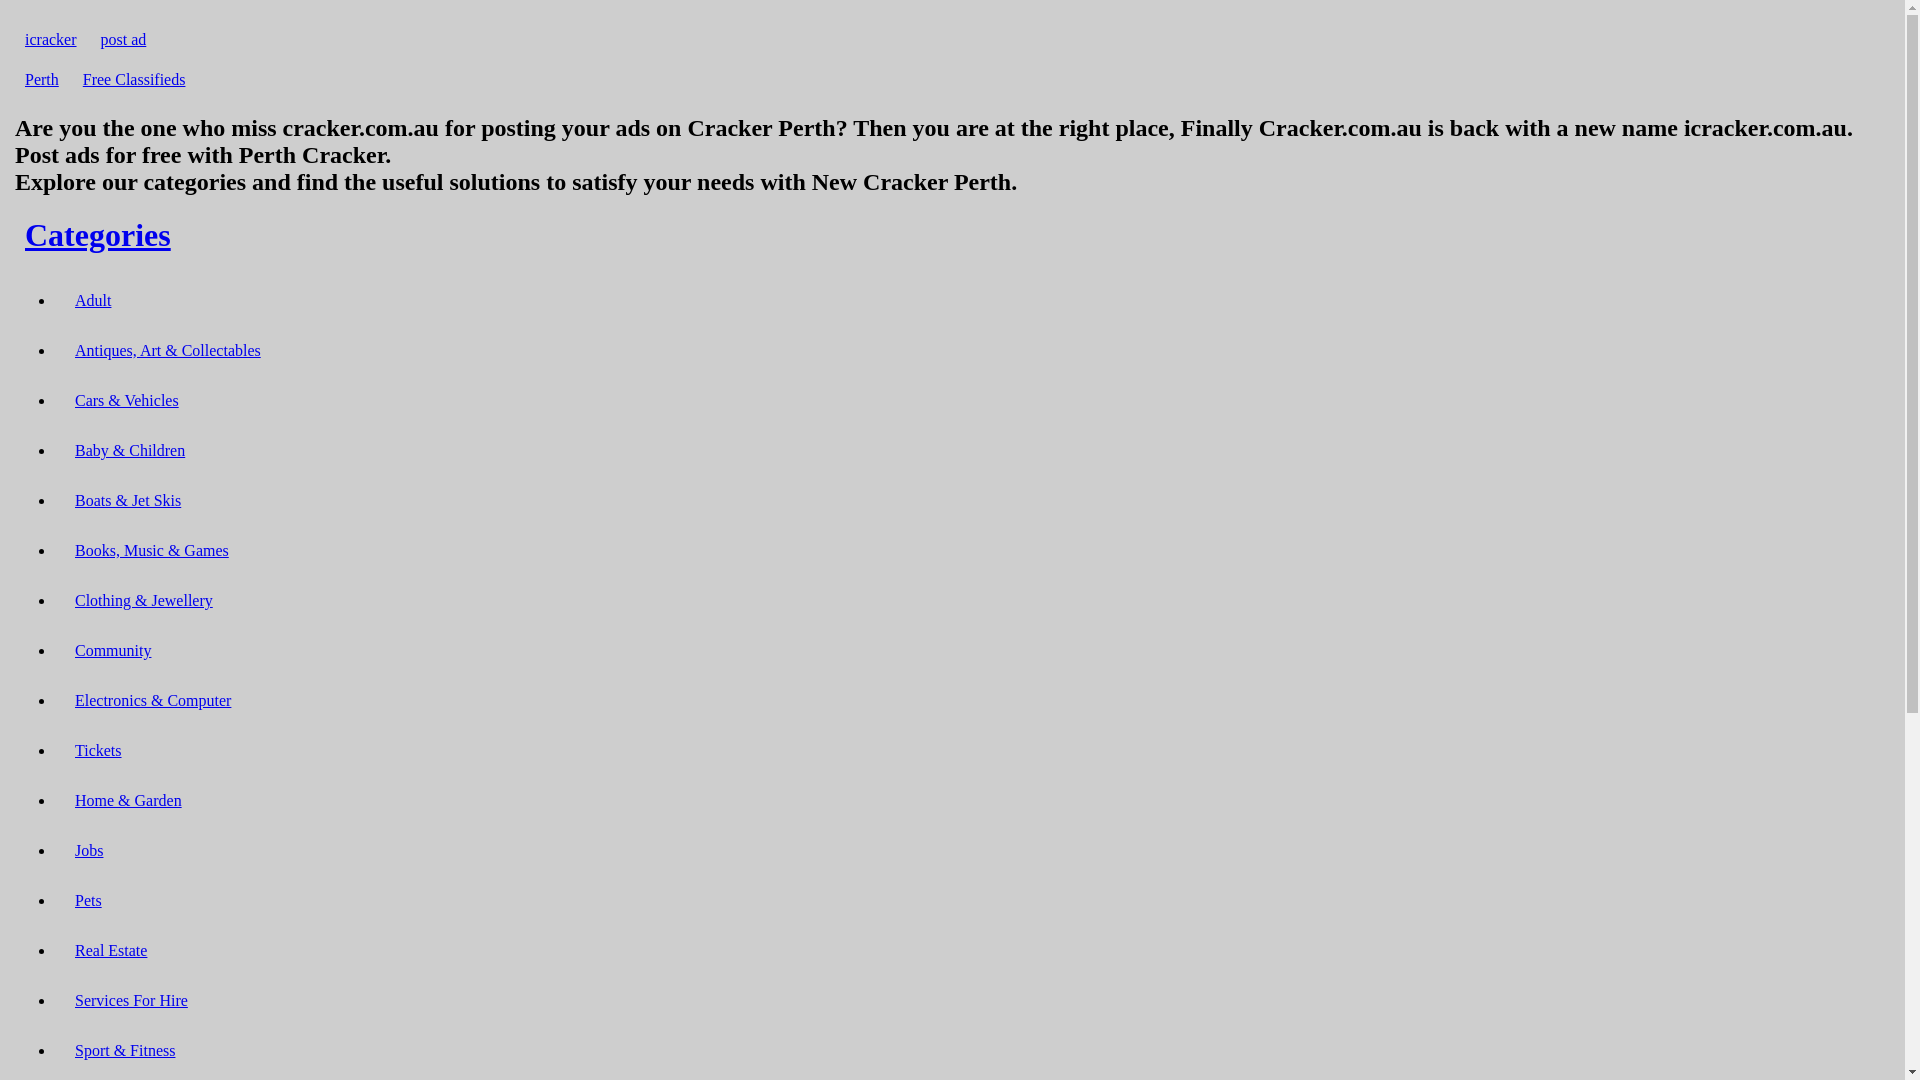 The image size is (1920, 1080). Describe the element at coordinates (65, 949) in the screenshot. I see `'Real Estate'` at that location.